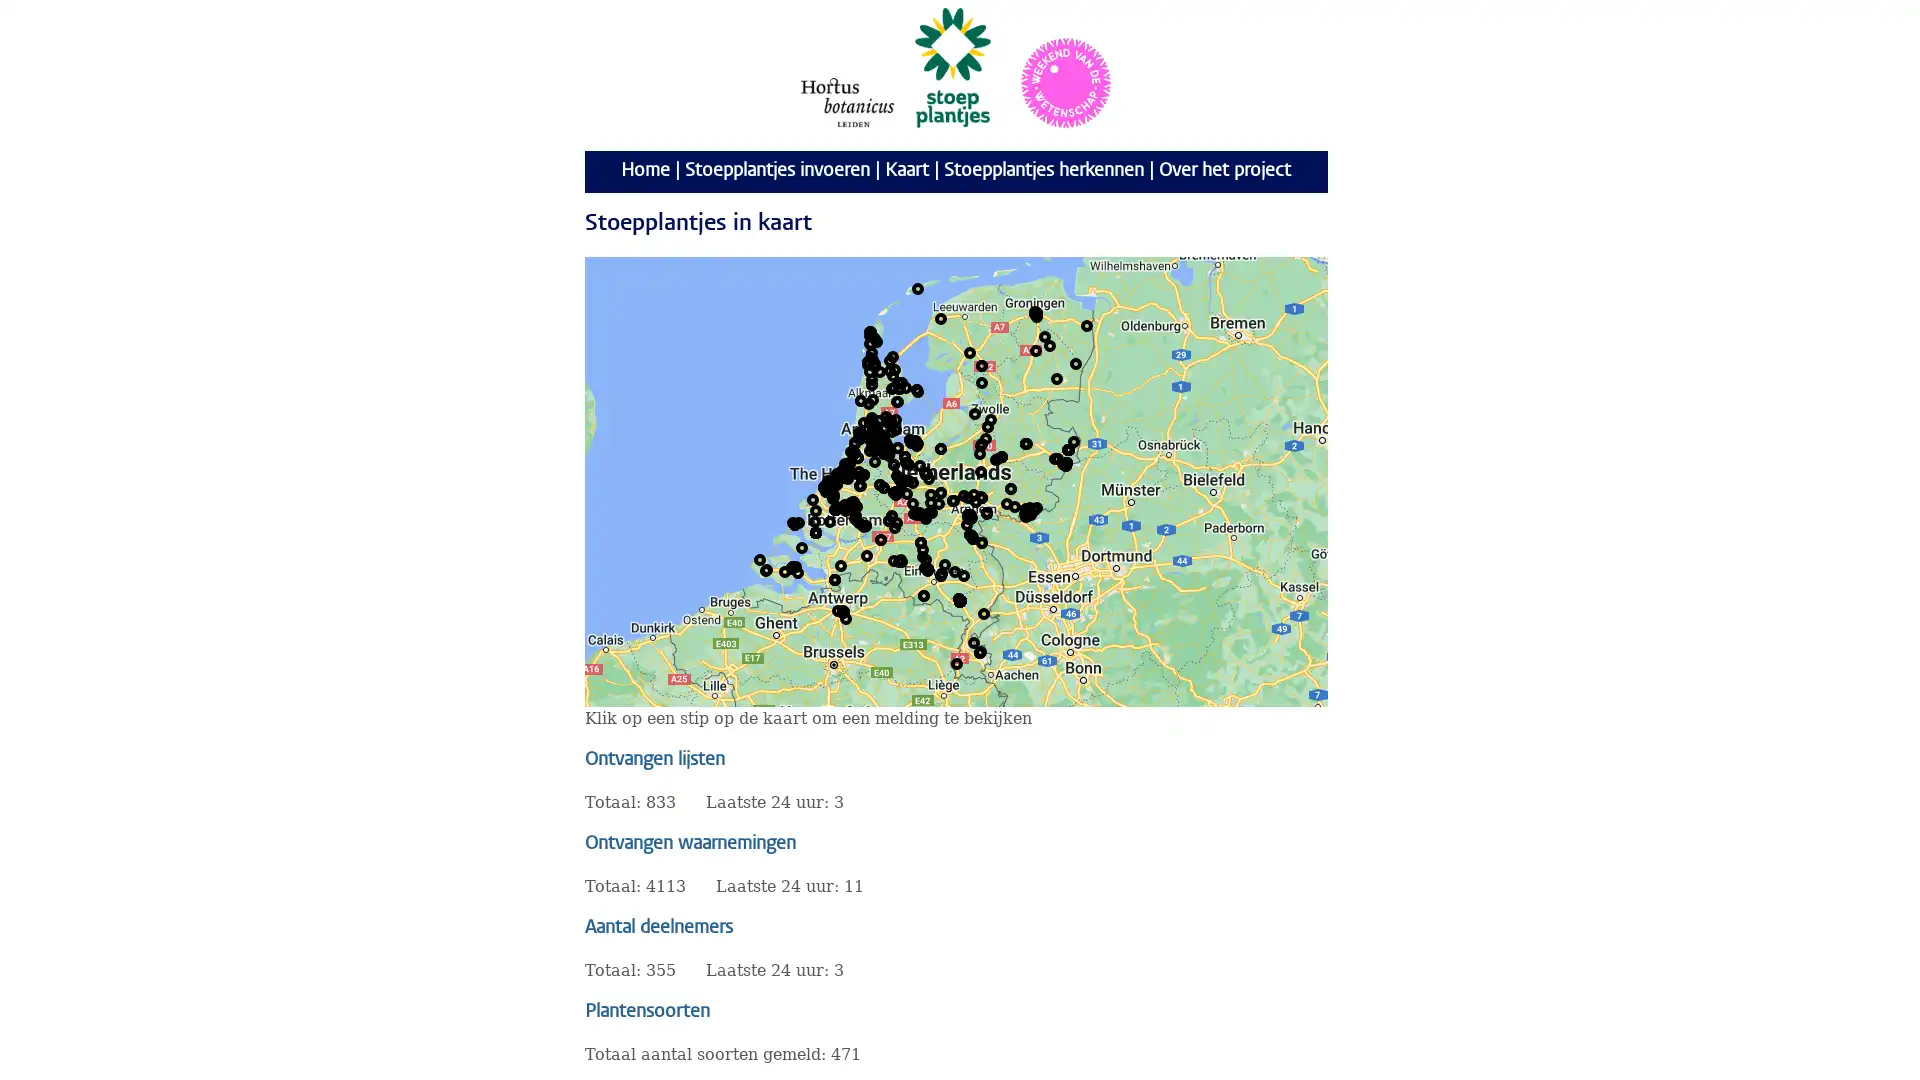  Describe the element at coordinates (893, 492) in the screenshot. I see `Telling van A op 23 april 2022` at that location.